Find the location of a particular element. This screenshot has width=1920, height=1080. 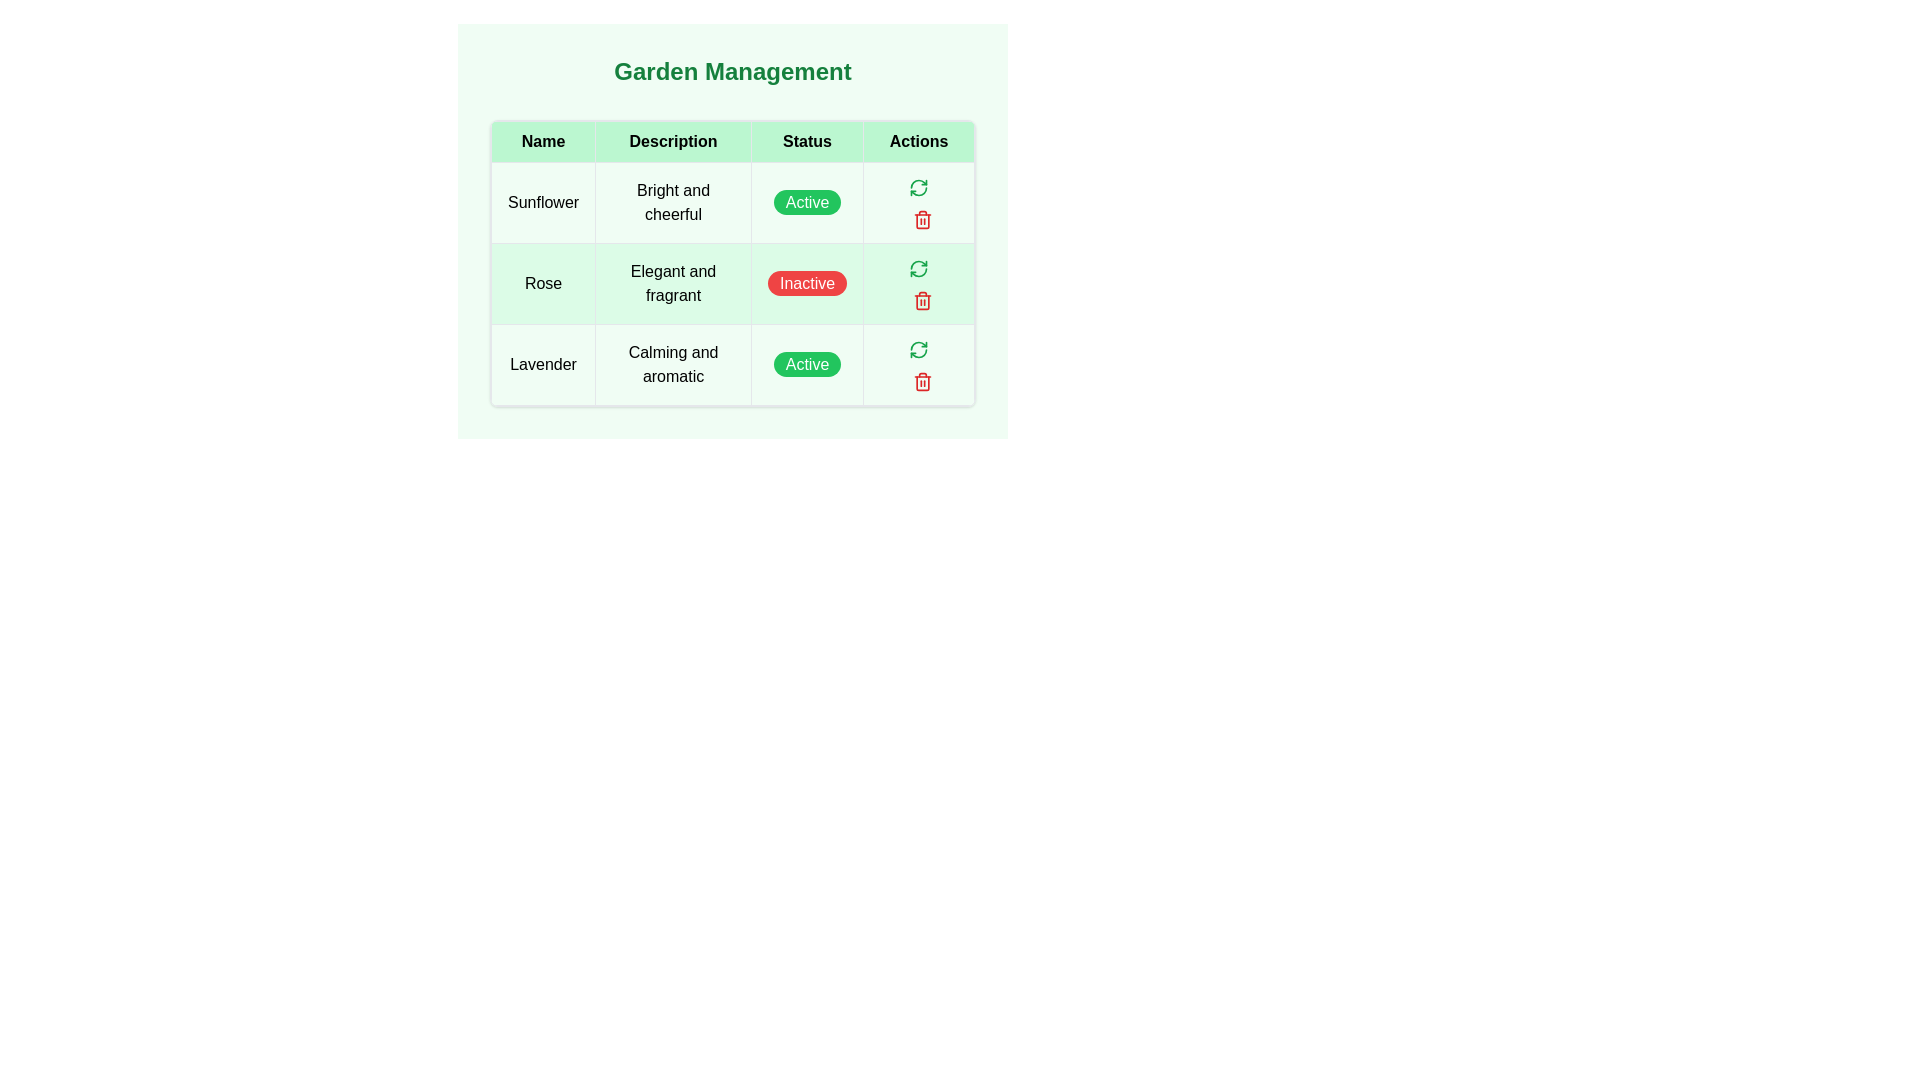

the Status indicator badge in the 'Status' column of the table on the third row for the 'Lavender' entry is located at coordinates (807, 364).